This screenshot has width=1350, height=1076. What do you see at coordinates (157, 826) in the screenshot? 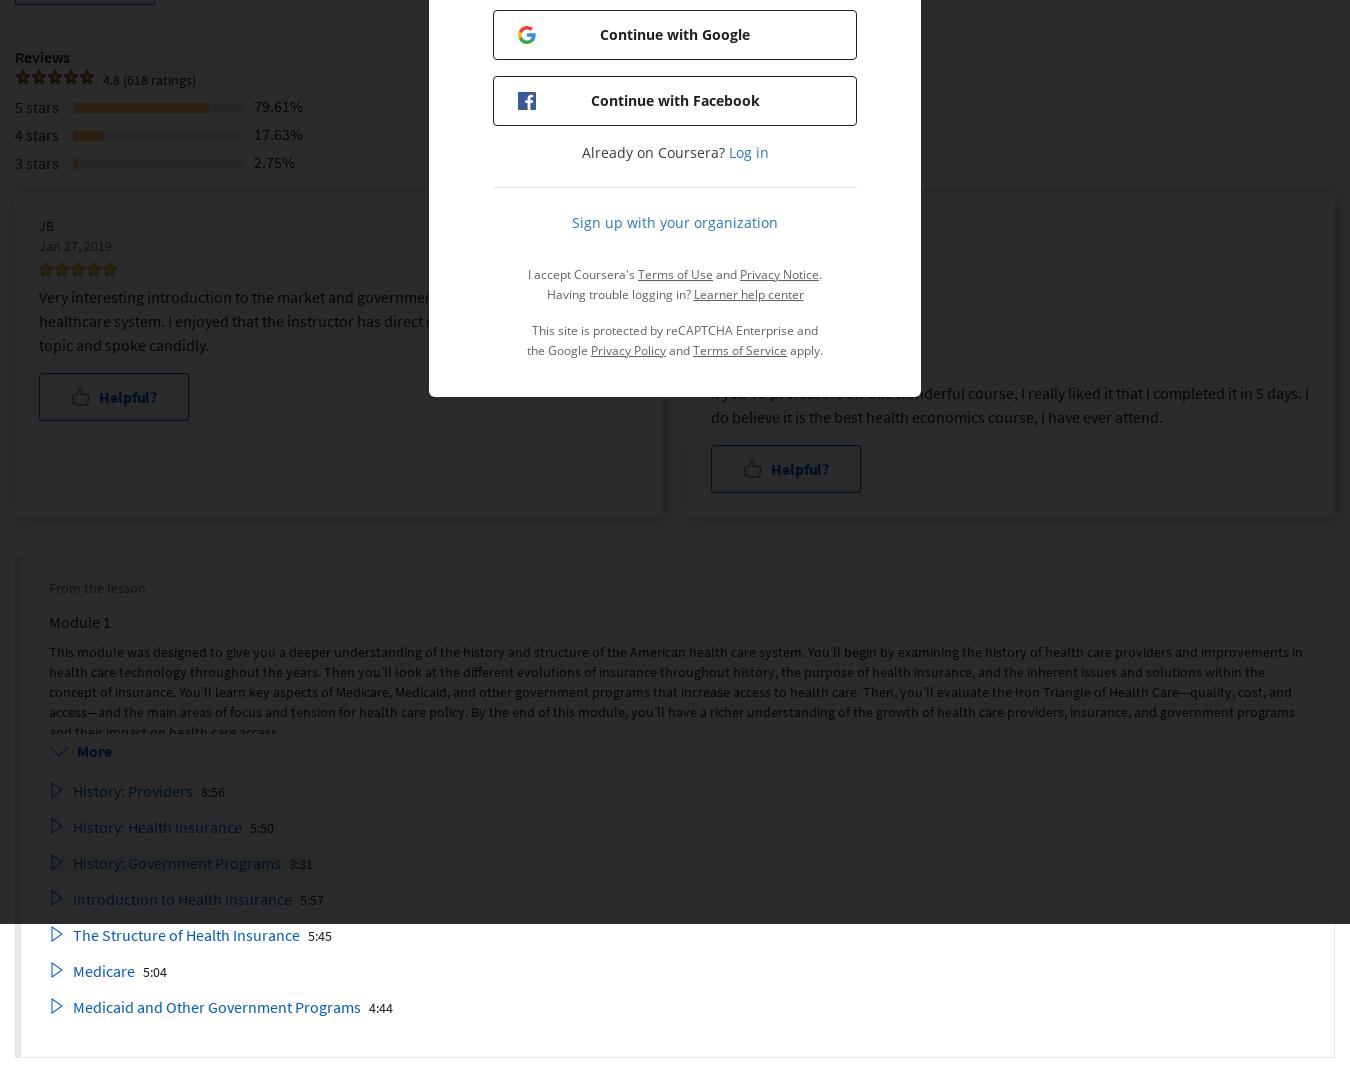
I see `'History: Health Insurance'` at bounding box center [157, 826].